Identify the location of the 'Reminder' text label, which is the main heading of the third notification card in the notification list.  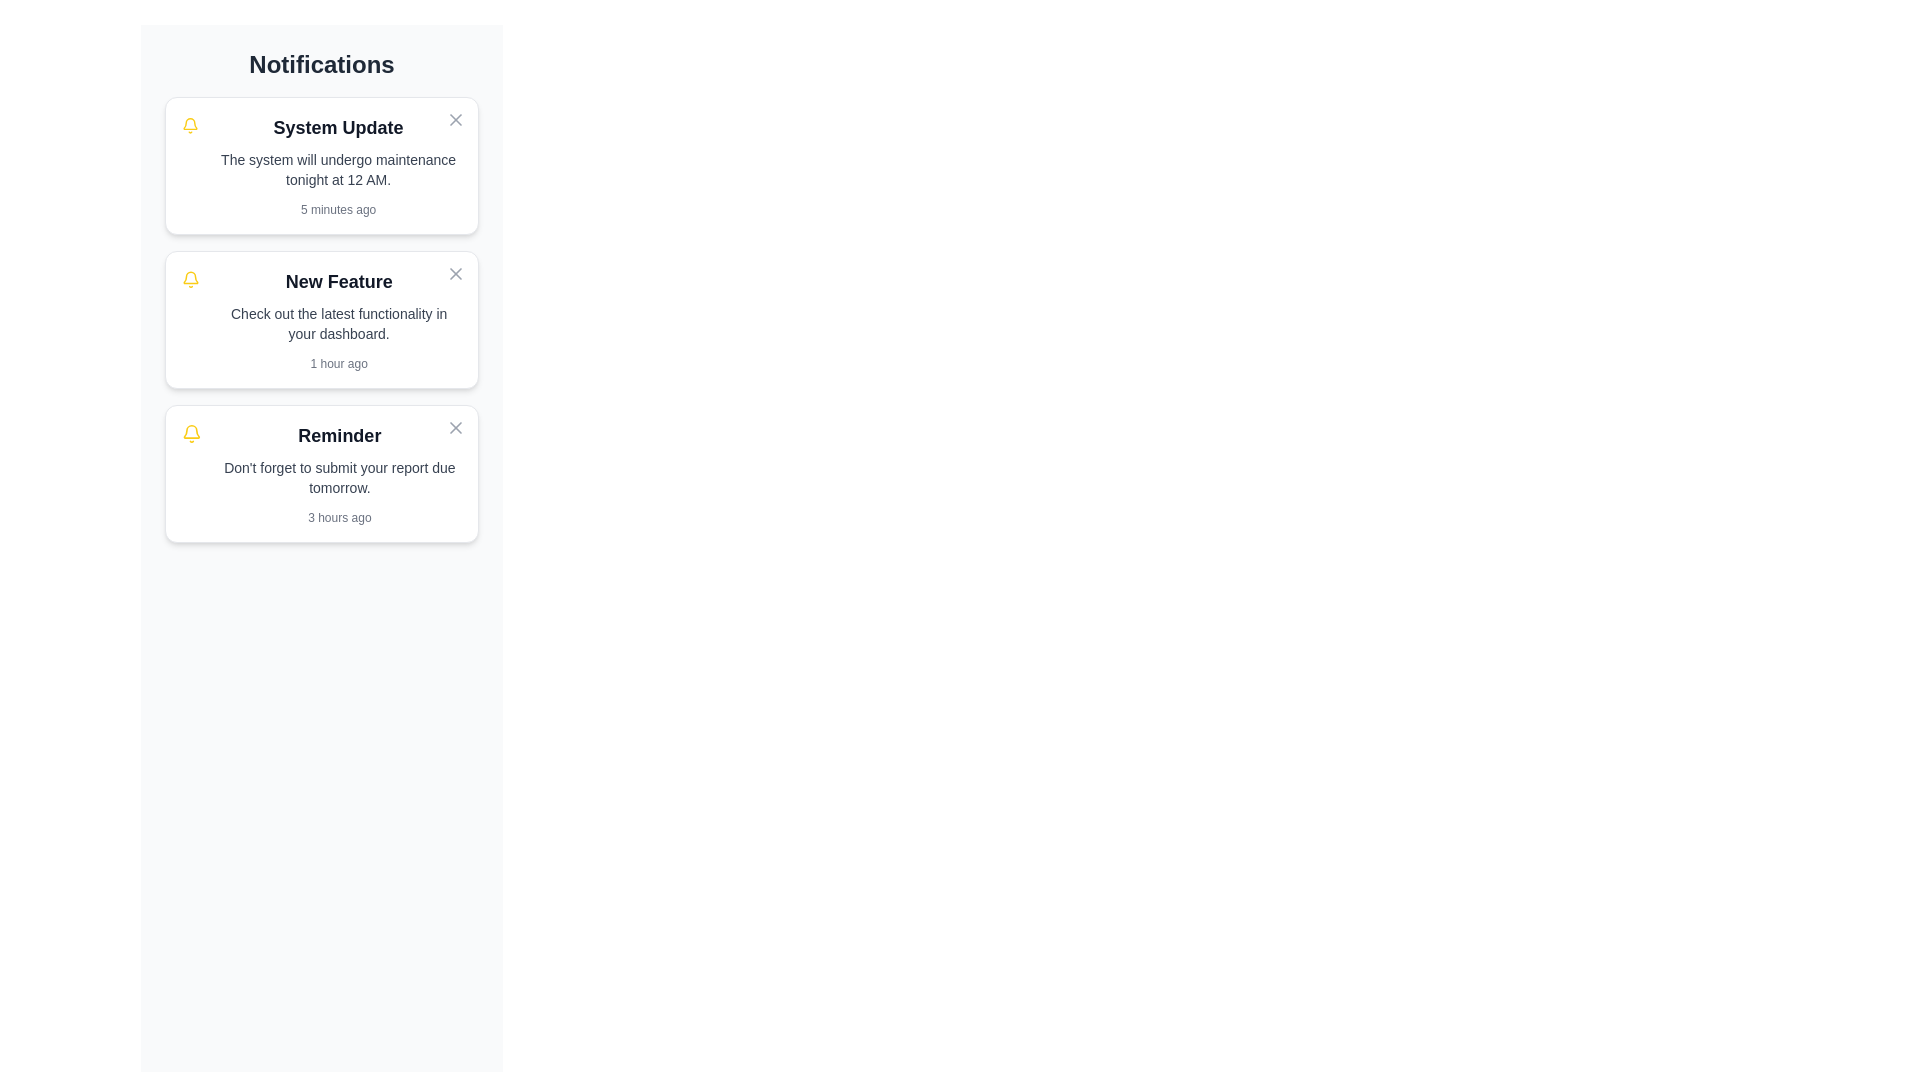
(339, 434).